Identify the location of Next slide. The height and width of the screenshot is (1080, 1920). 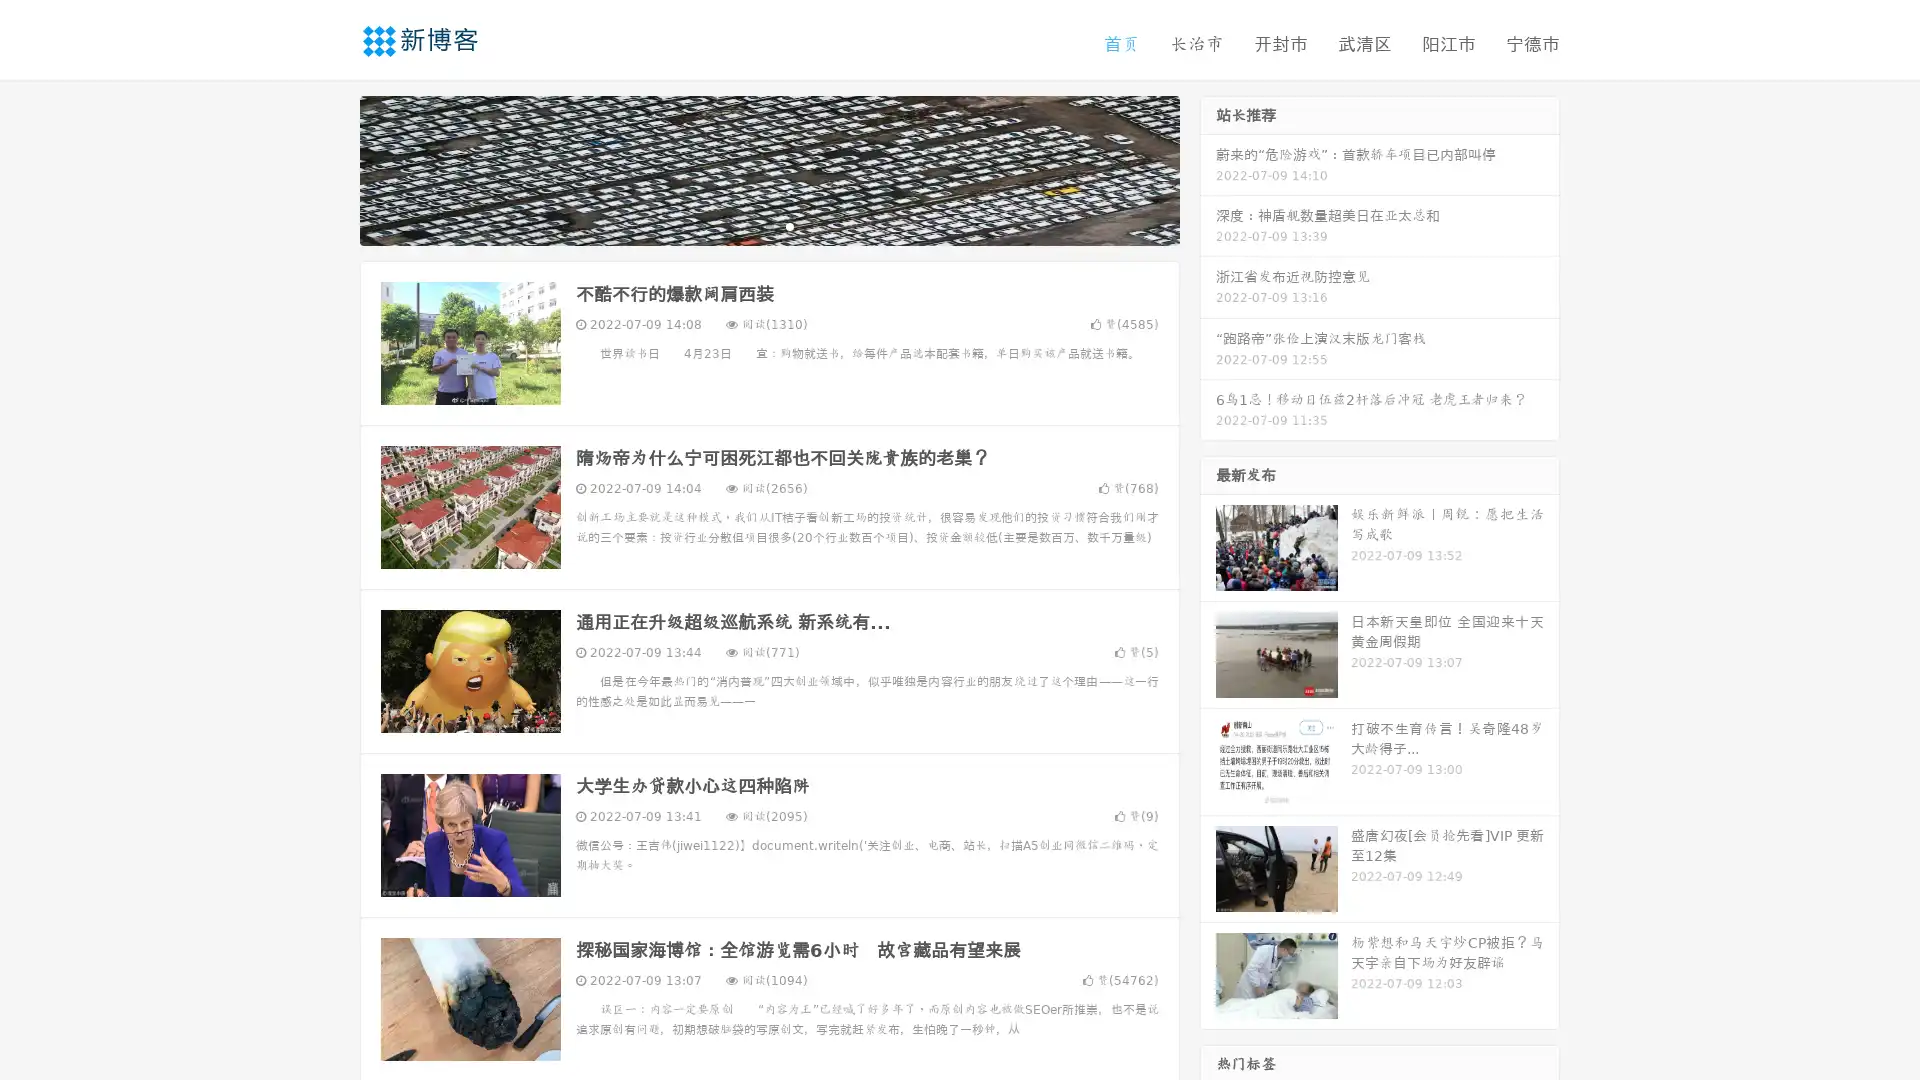
(1208, 168).